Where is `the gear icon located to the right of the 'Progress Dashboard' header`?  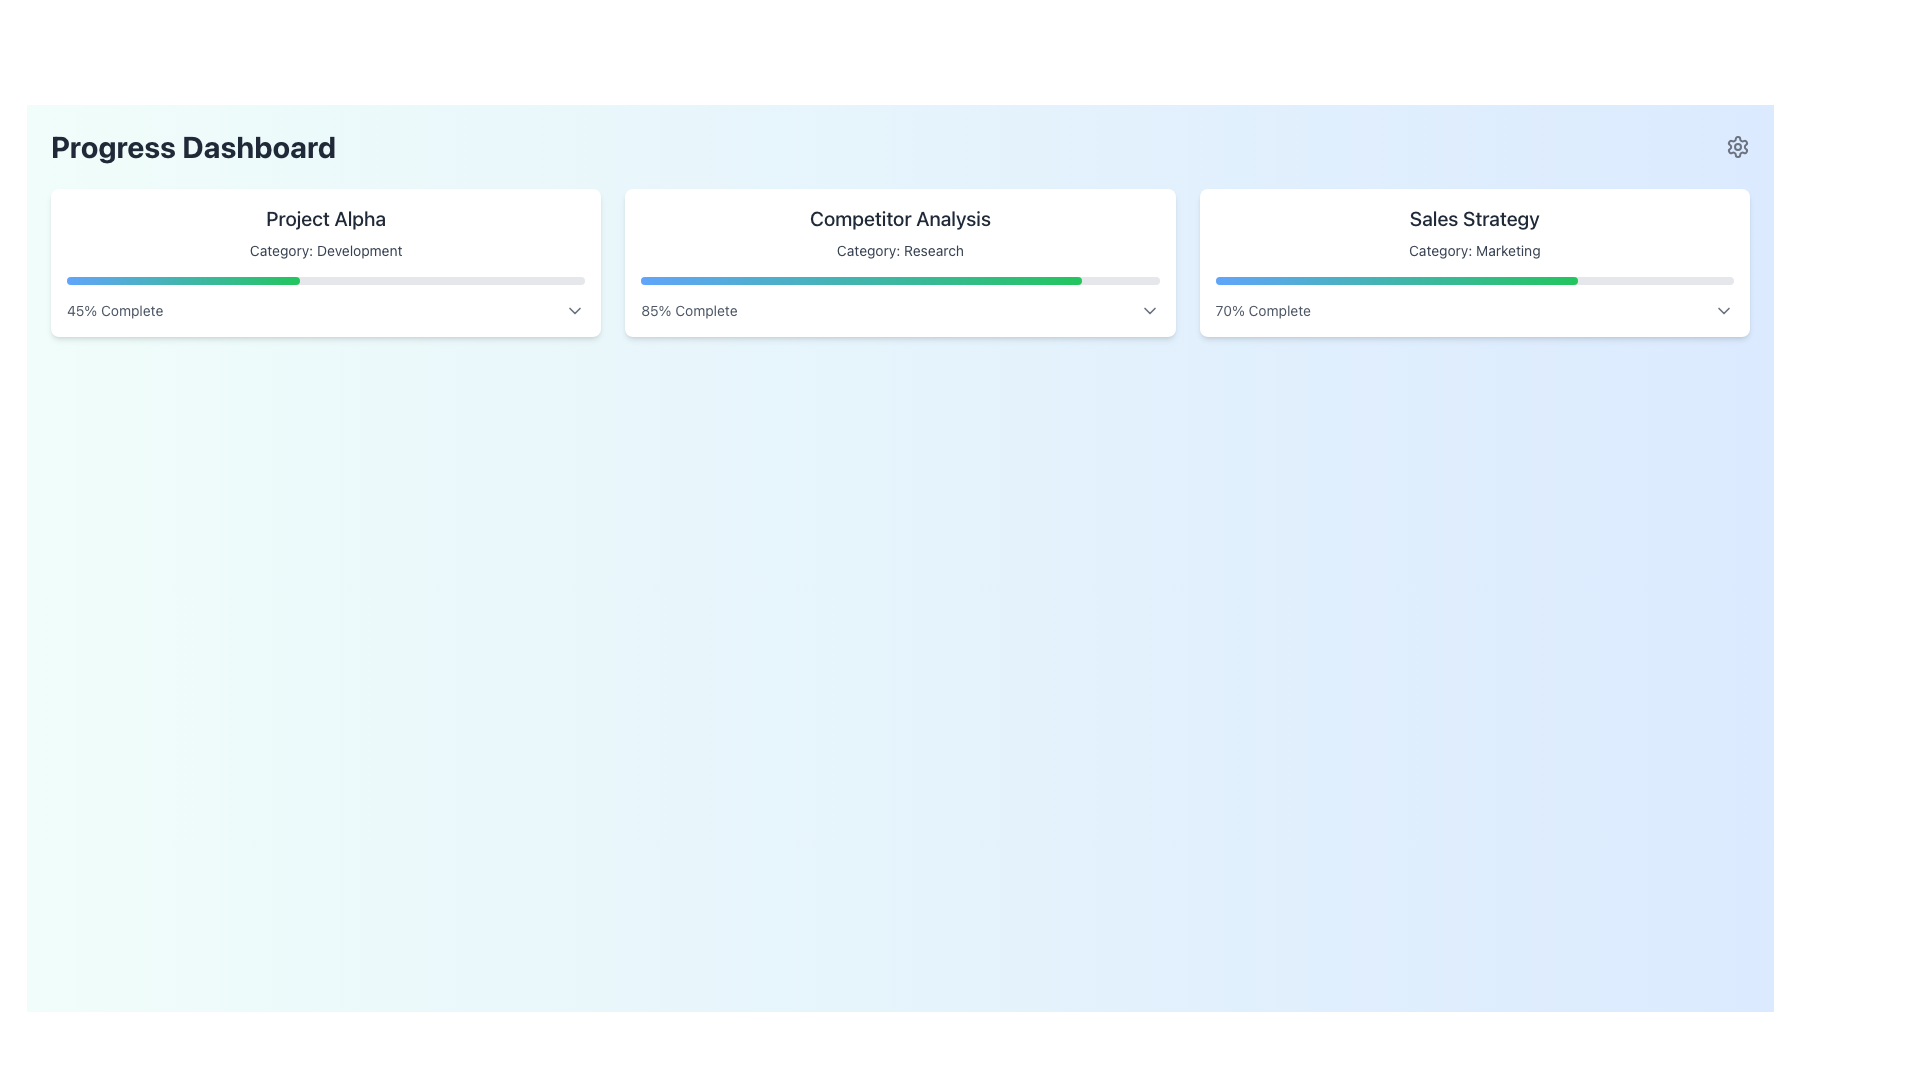 the gear icon located to the right of the 'Progress Dashboard' header is located at coordinates (1736, 145).